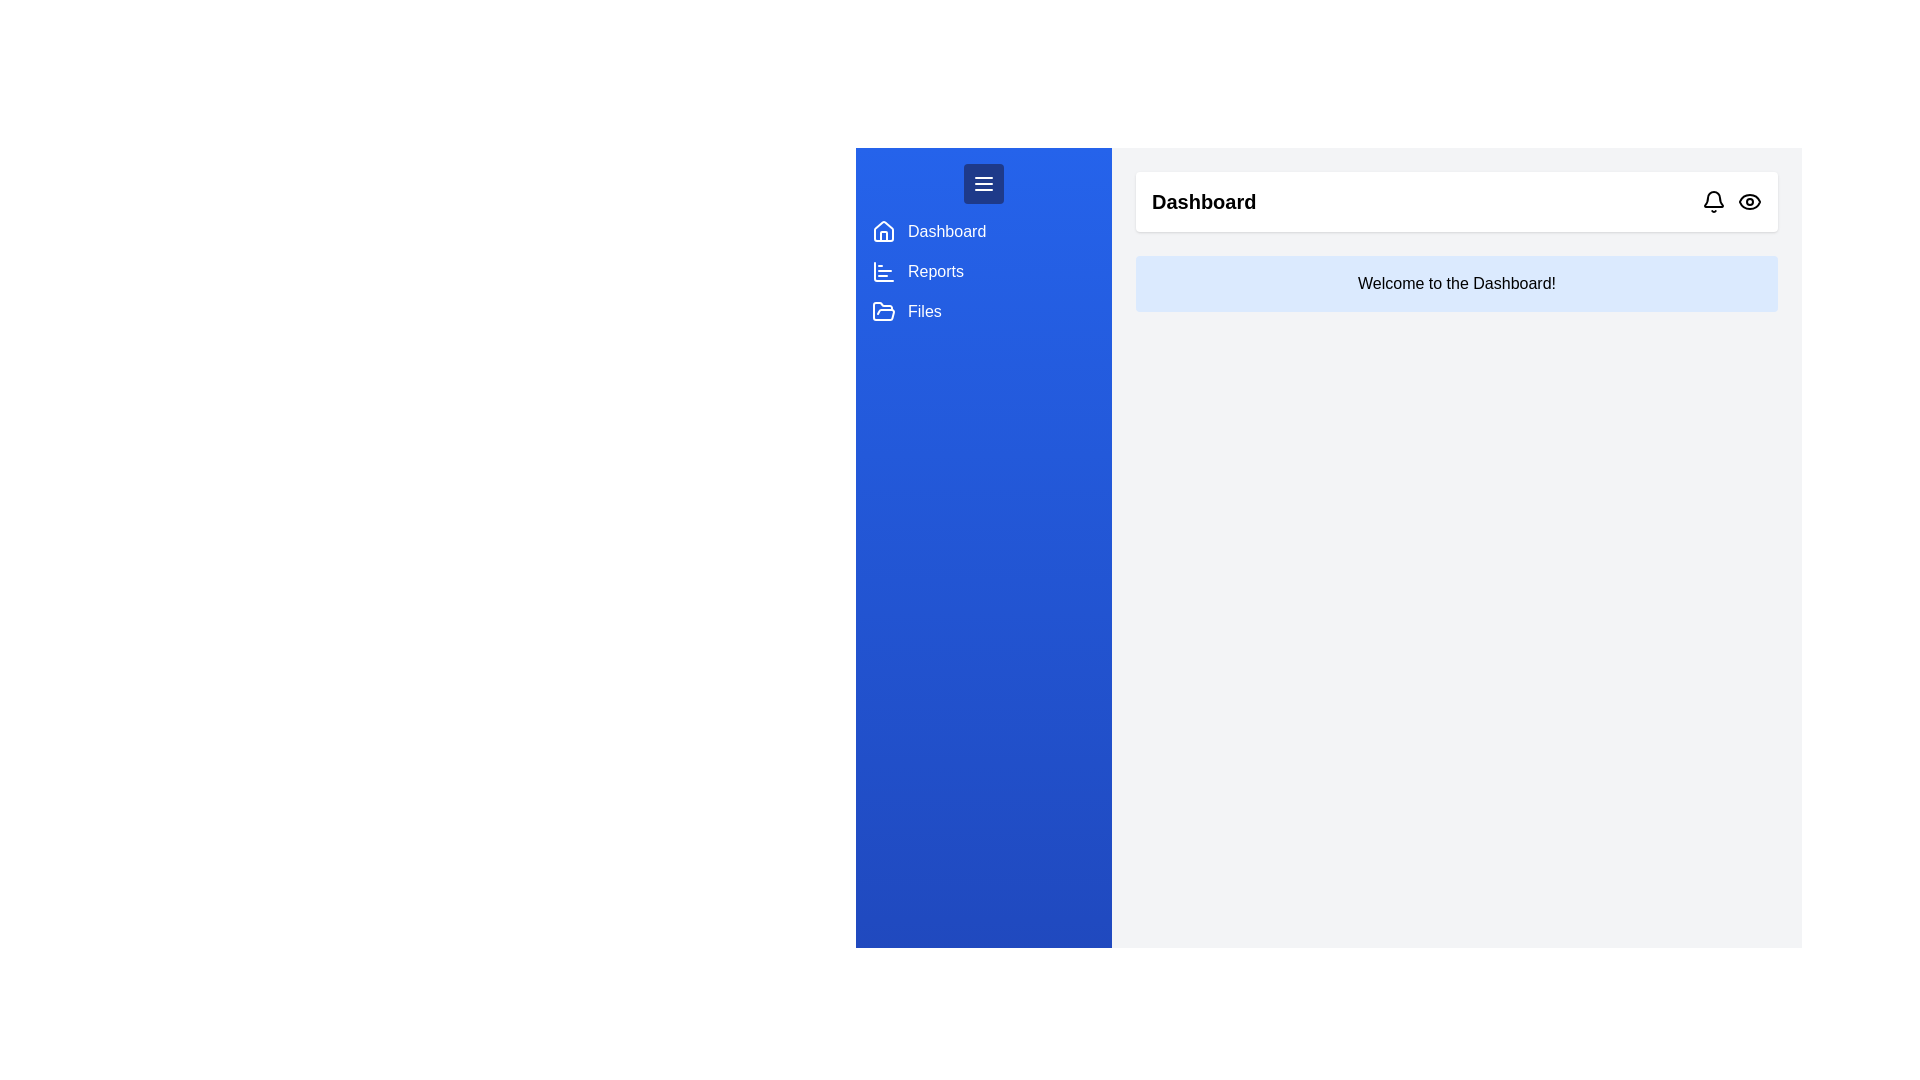  I want to click on the notification indicator button located at the top-right corner of the content section, so click(1712, 201).